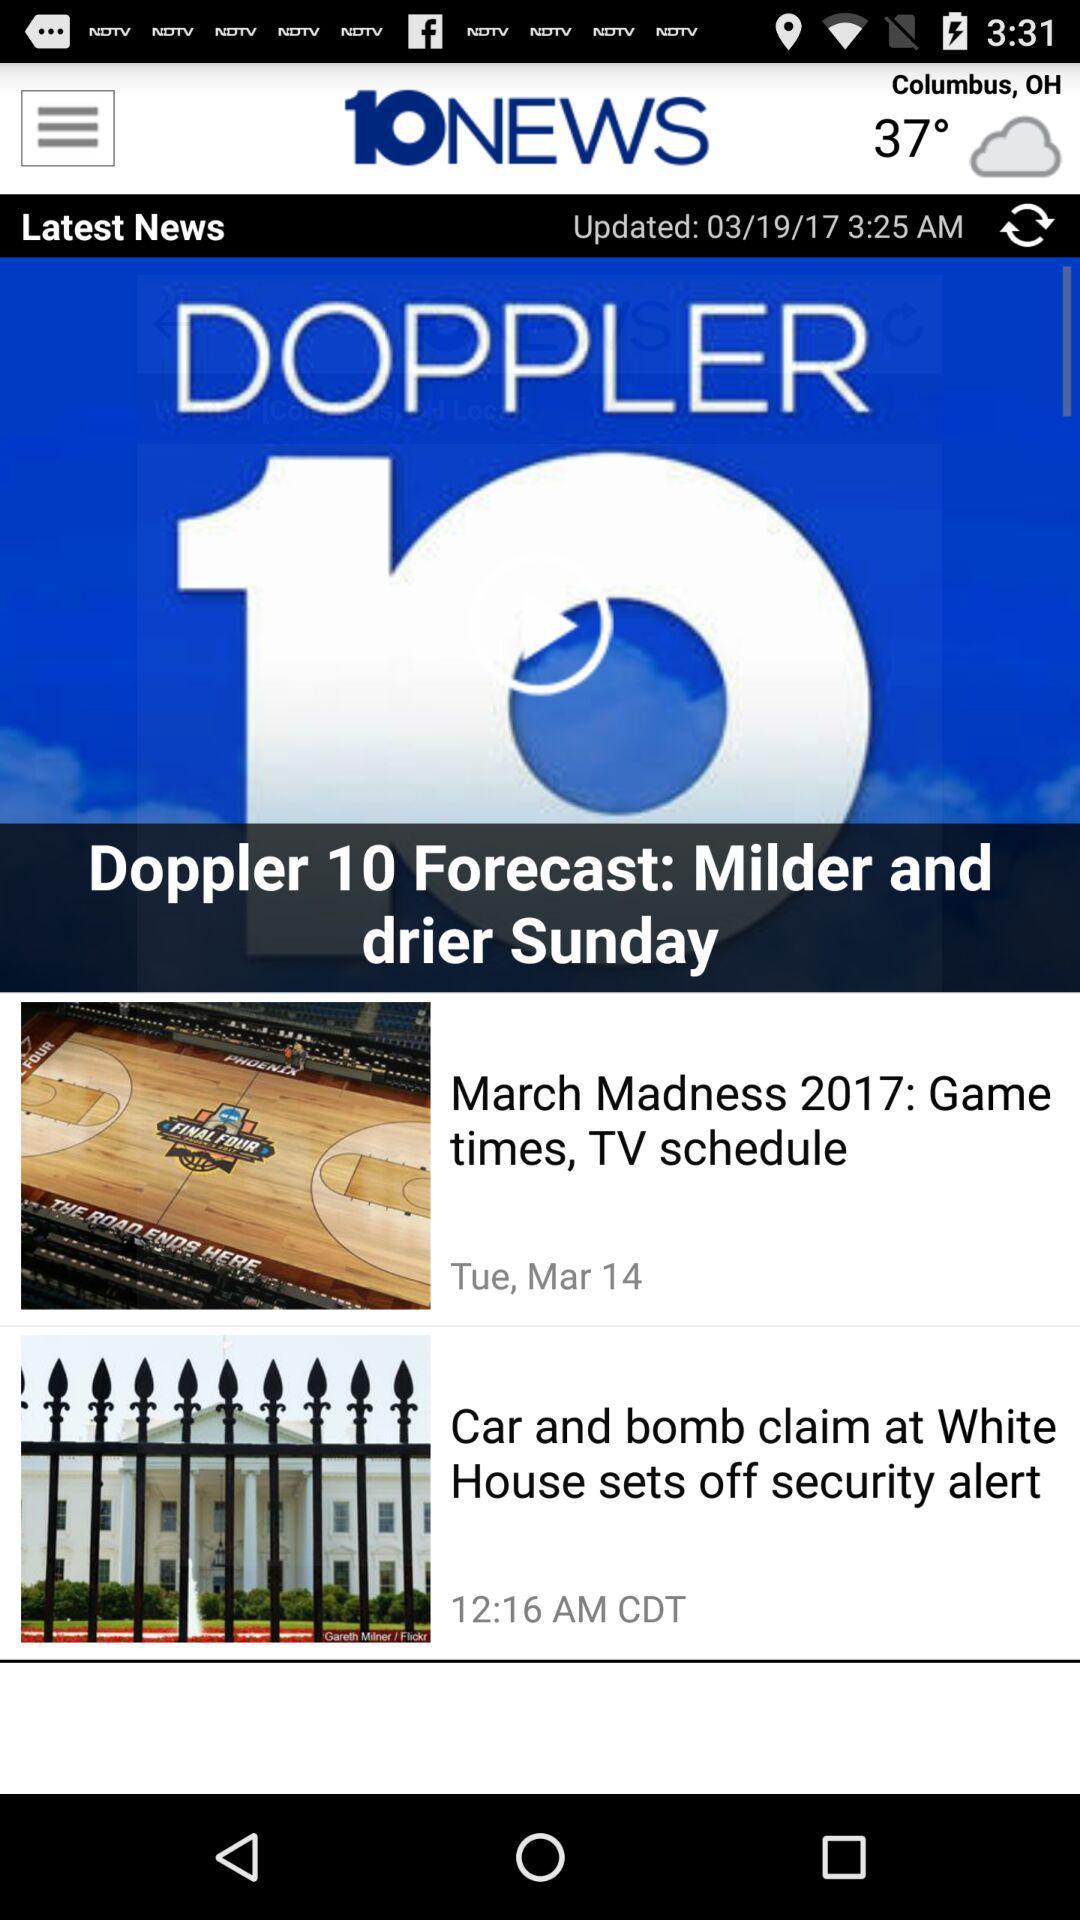  I want to click on doppler 10 forecast item, so click(540, 901).